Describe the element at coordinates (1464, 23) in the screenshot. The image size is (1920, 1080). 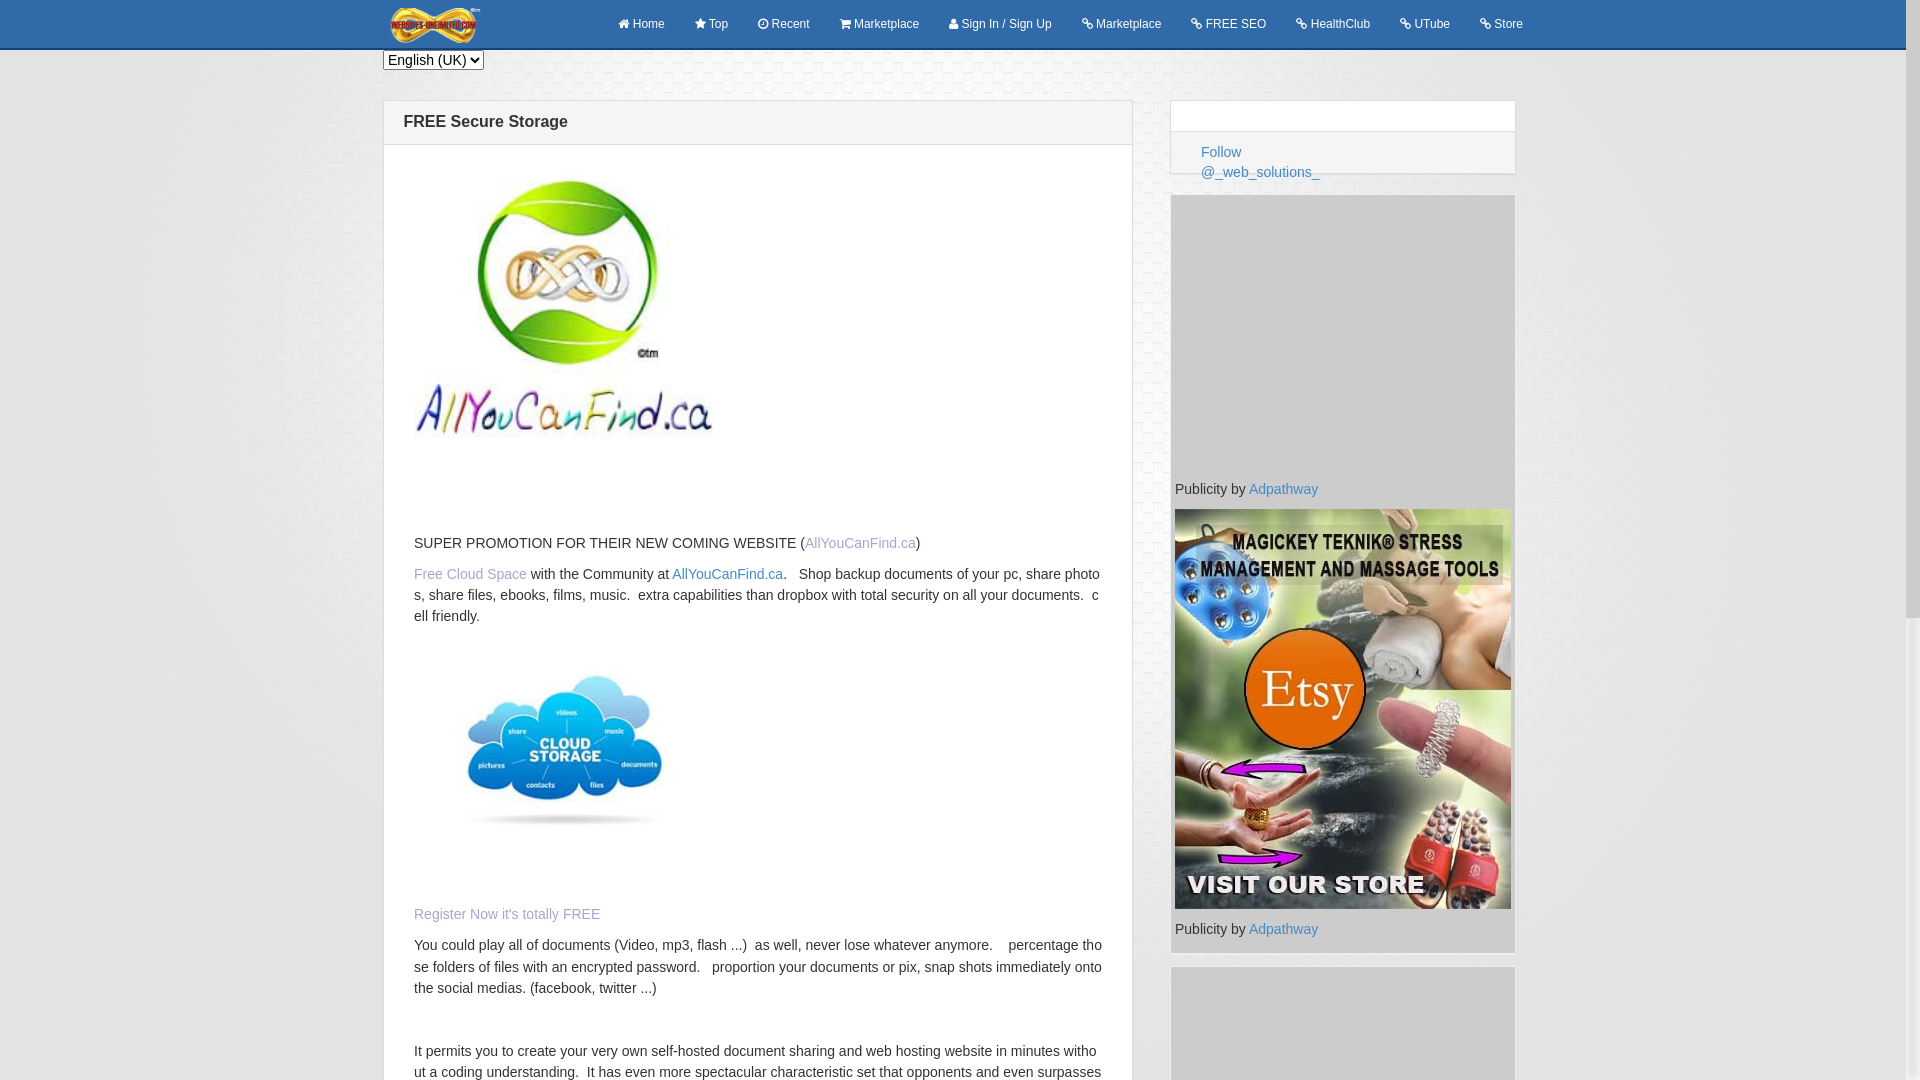
I see `'Store'` at that location.